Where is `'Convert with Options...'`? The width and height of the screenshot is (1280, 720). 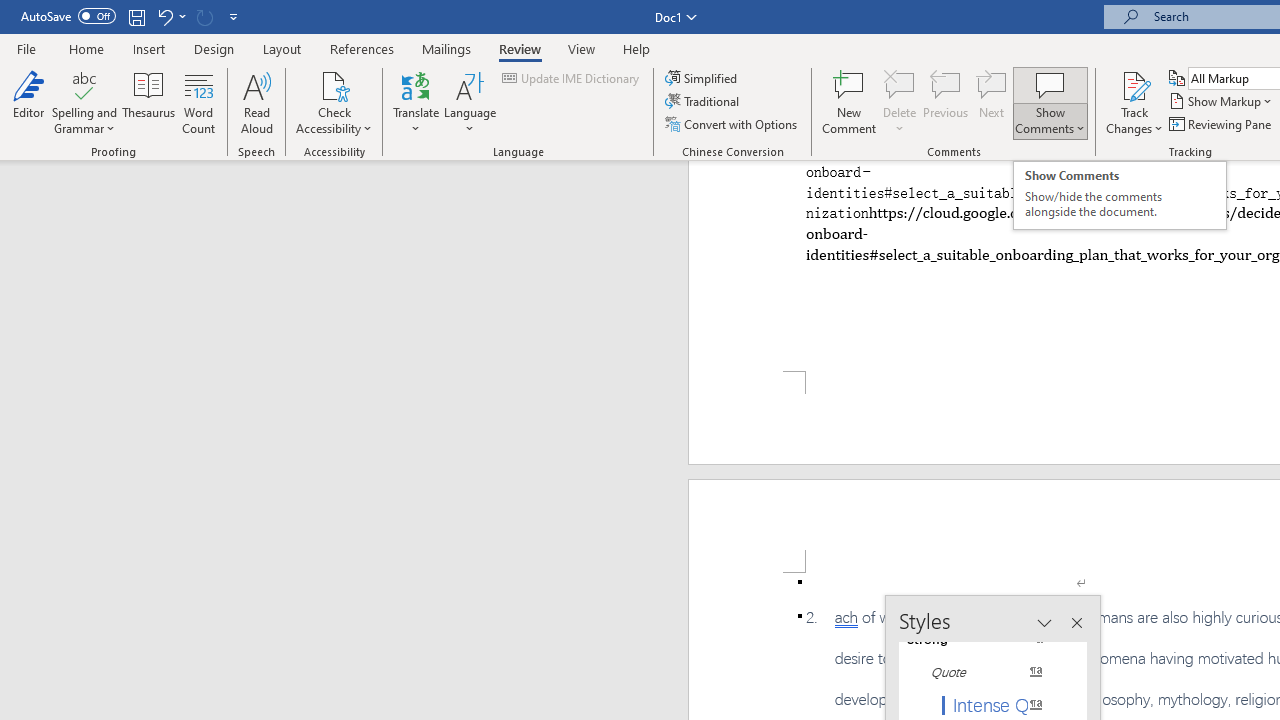
'Convert with Options...' is located at coordinates (731, 124).